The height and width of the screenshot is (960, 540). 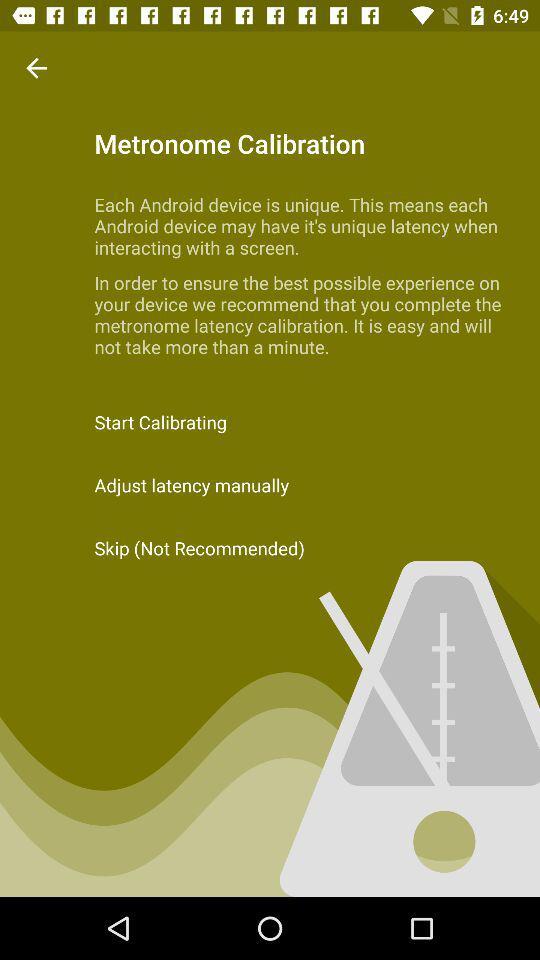 What do you see at coordinates (270, 422) in the screenshot?
I see `icon below in order to item` at bounding box center [270, 422].